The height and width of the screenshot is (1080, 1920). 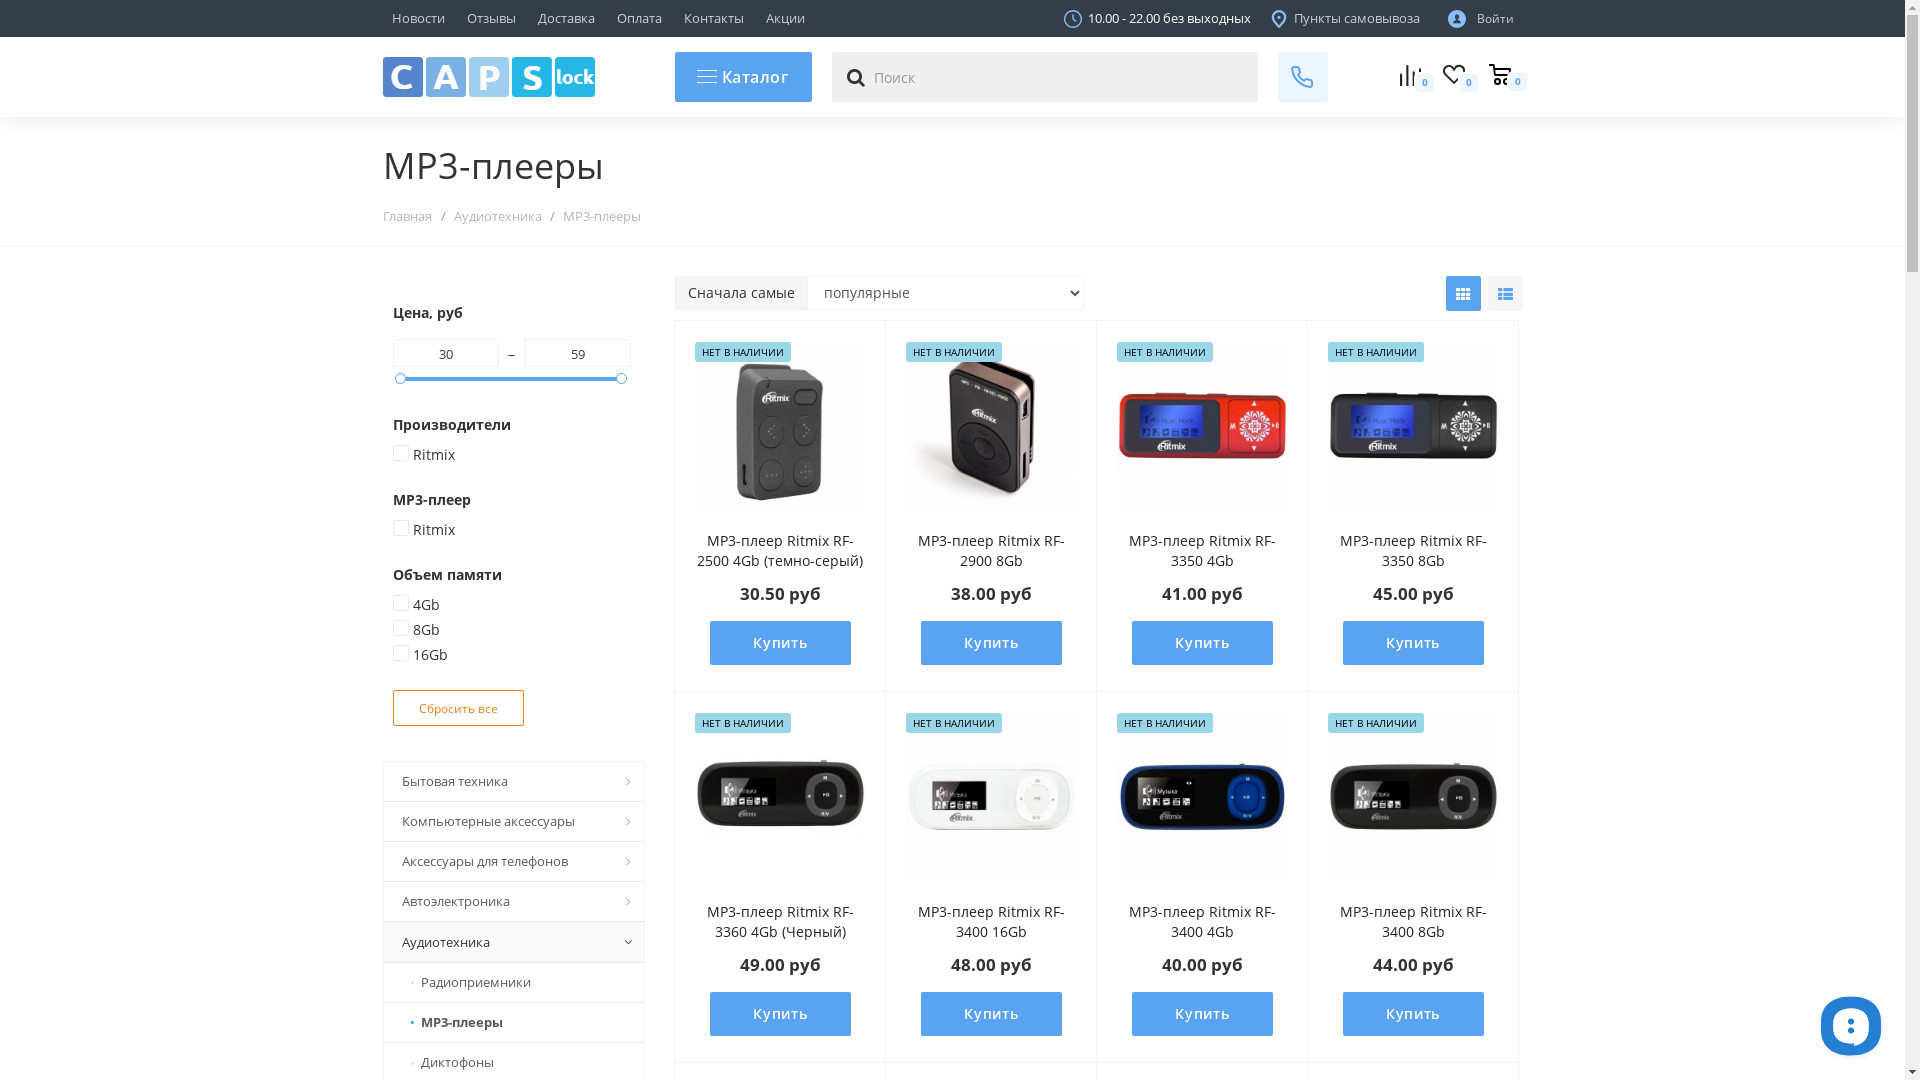 What do you see at coordinates (1416, 76) in the screenshot?
I see `'0'` at bounding box center [1416, 76].